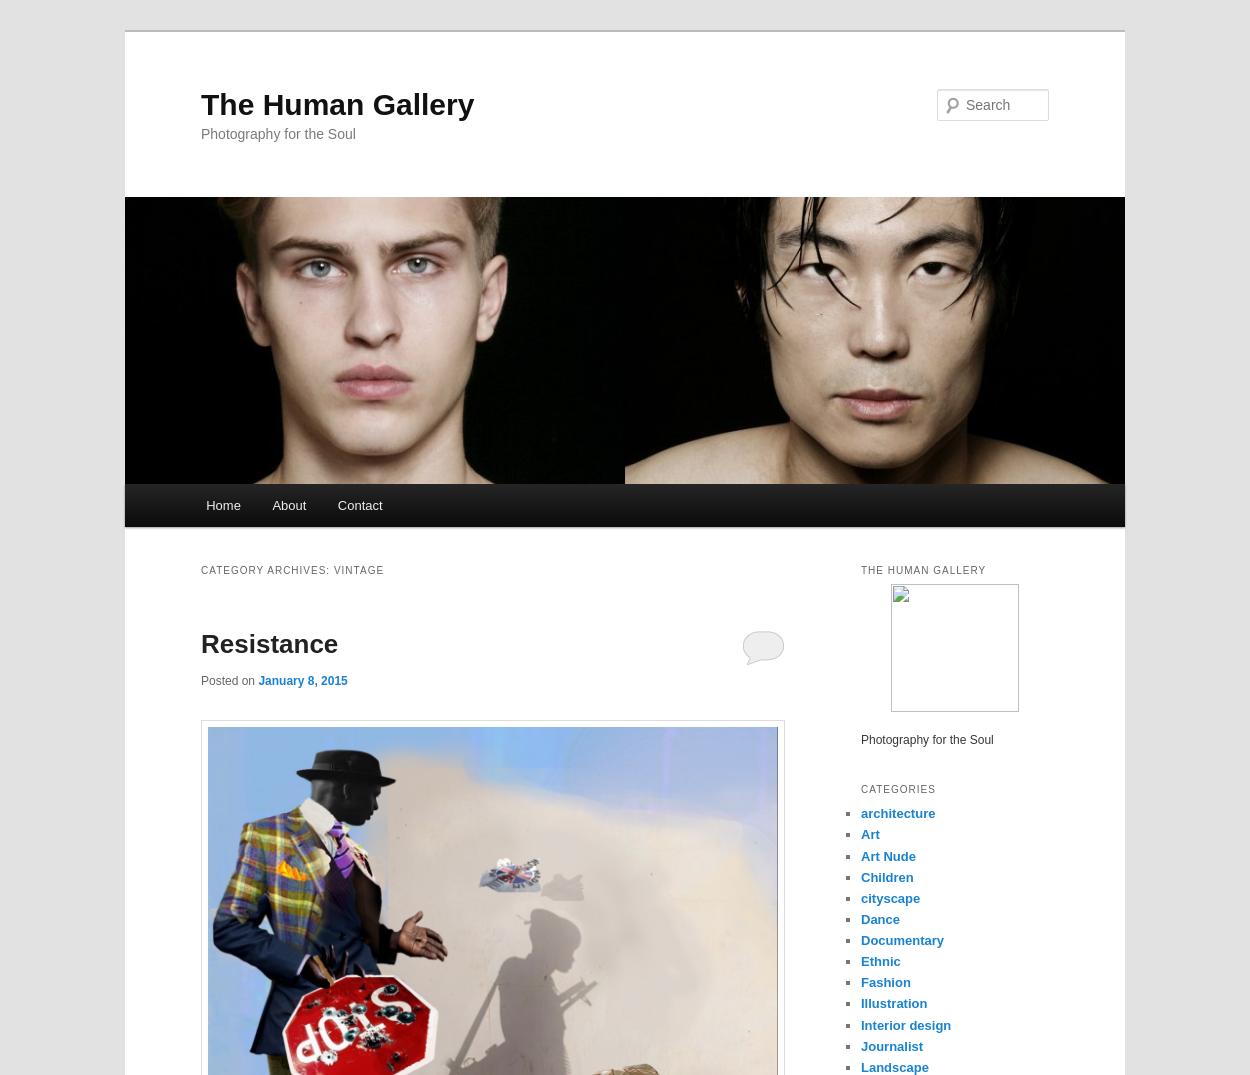  Describe the element at coordinates (898, 788) in the screenshot. I see `'Categories'` at that location.